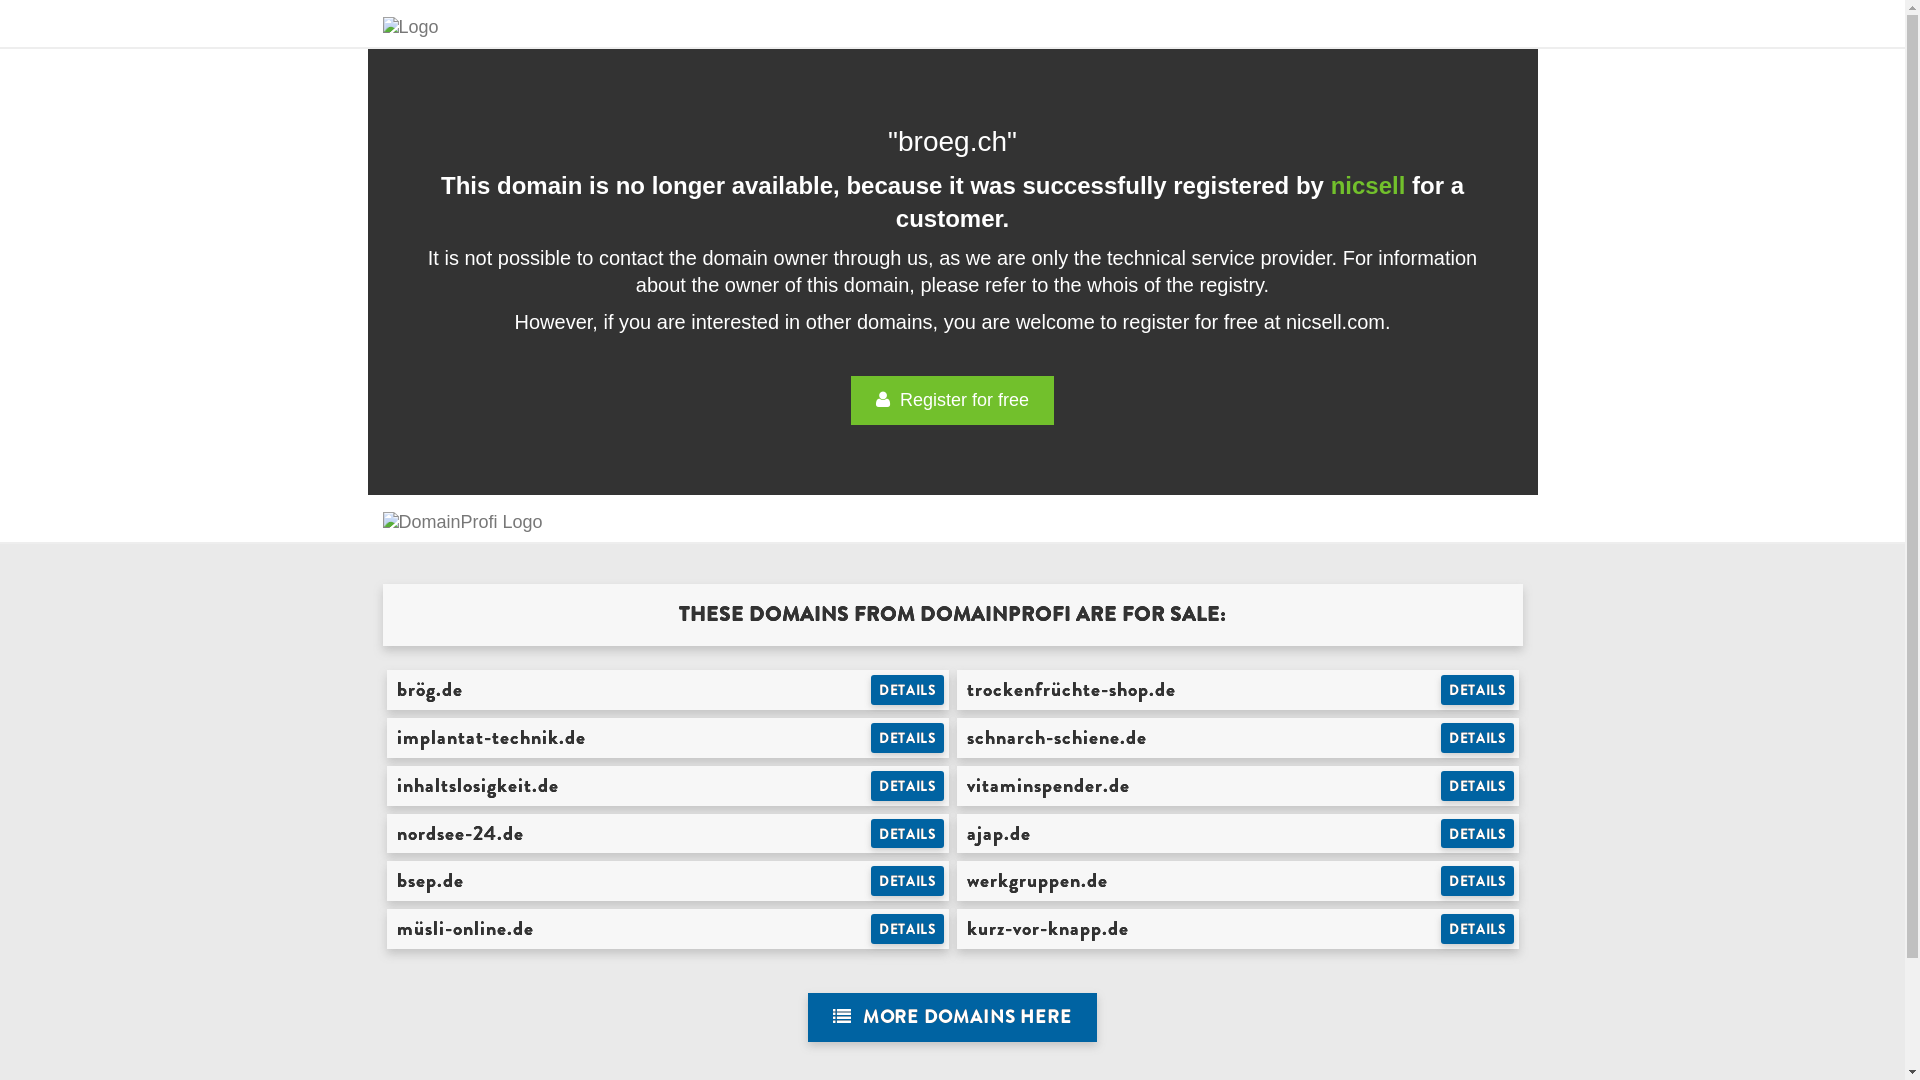 This screenshot has height=1080, width=1920. What do you see at coordinates (1477, 833) in the screenshot?
I see `'DETAILS'` at bounding box center [1477, 833].